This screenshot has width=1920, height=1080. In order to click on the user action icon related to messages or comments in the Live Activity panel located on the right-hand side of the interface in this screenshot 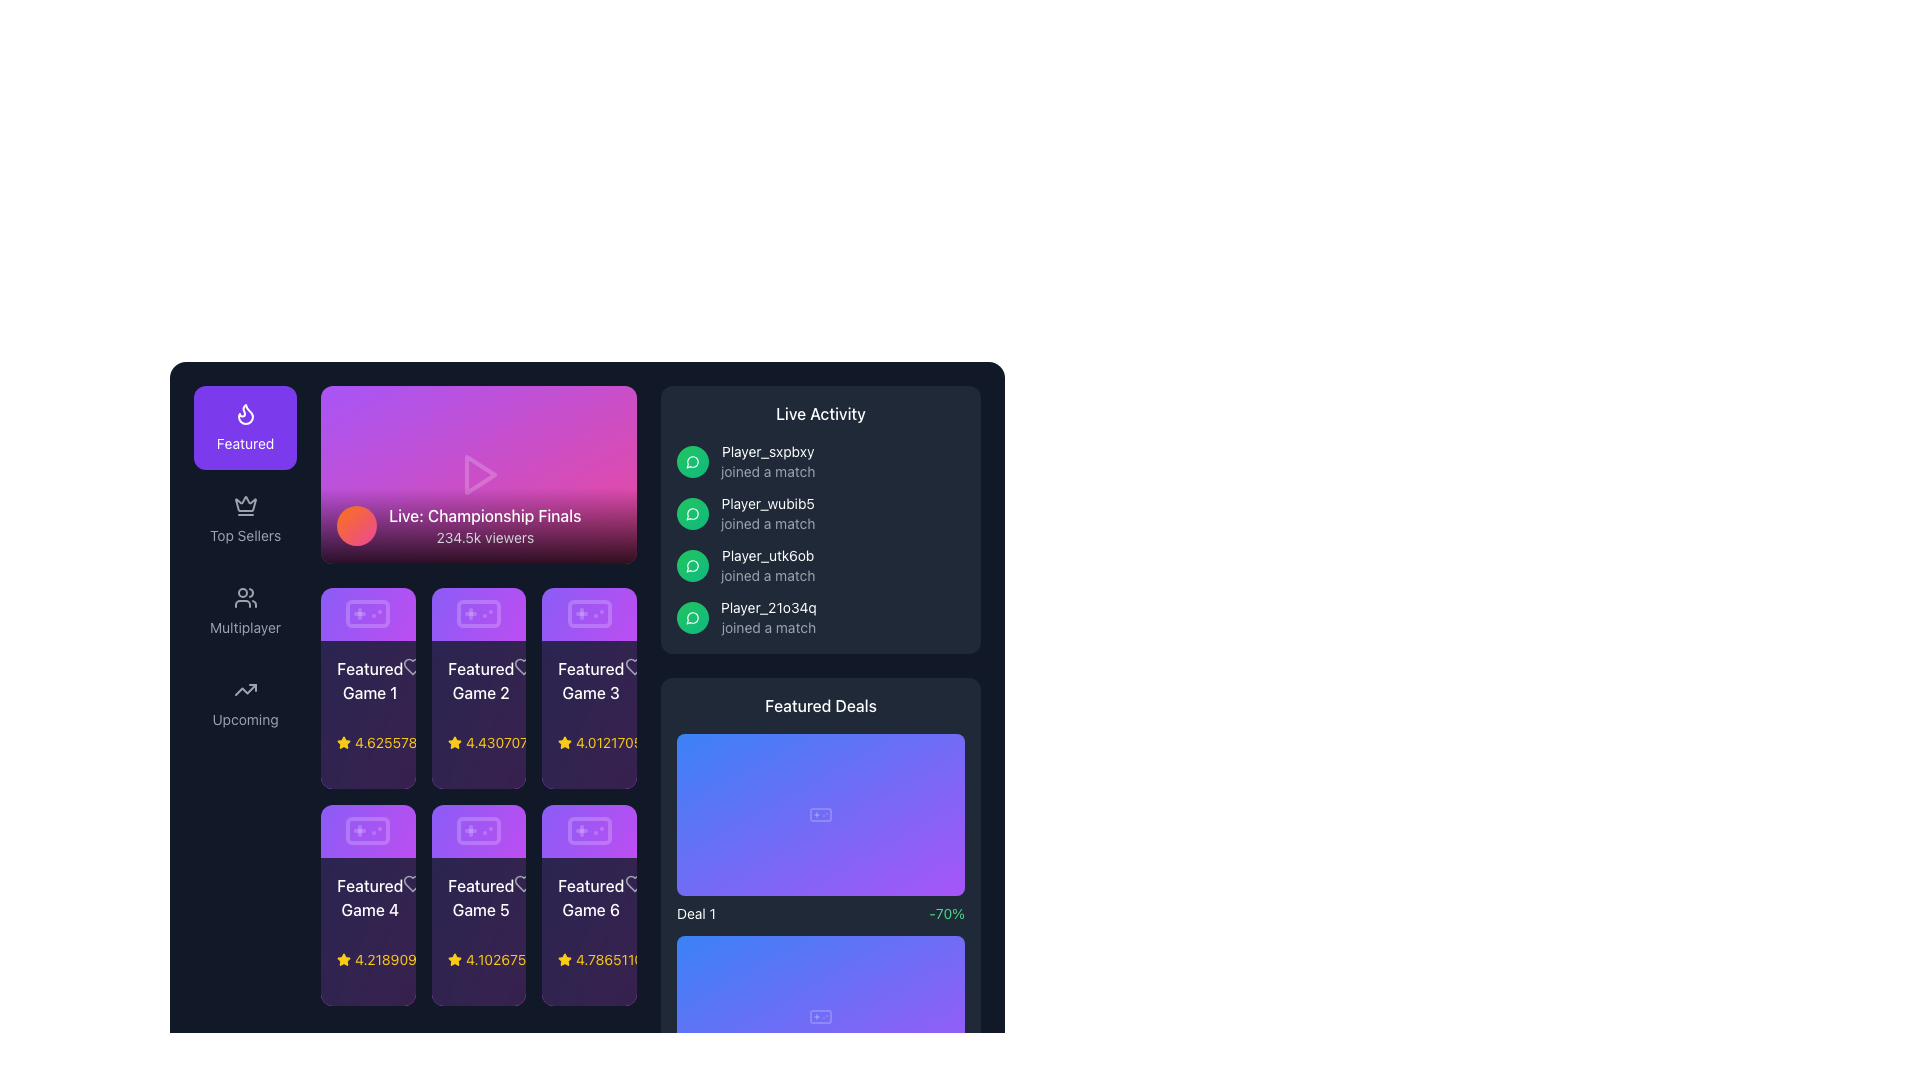, I will do `click(692, 462)`.